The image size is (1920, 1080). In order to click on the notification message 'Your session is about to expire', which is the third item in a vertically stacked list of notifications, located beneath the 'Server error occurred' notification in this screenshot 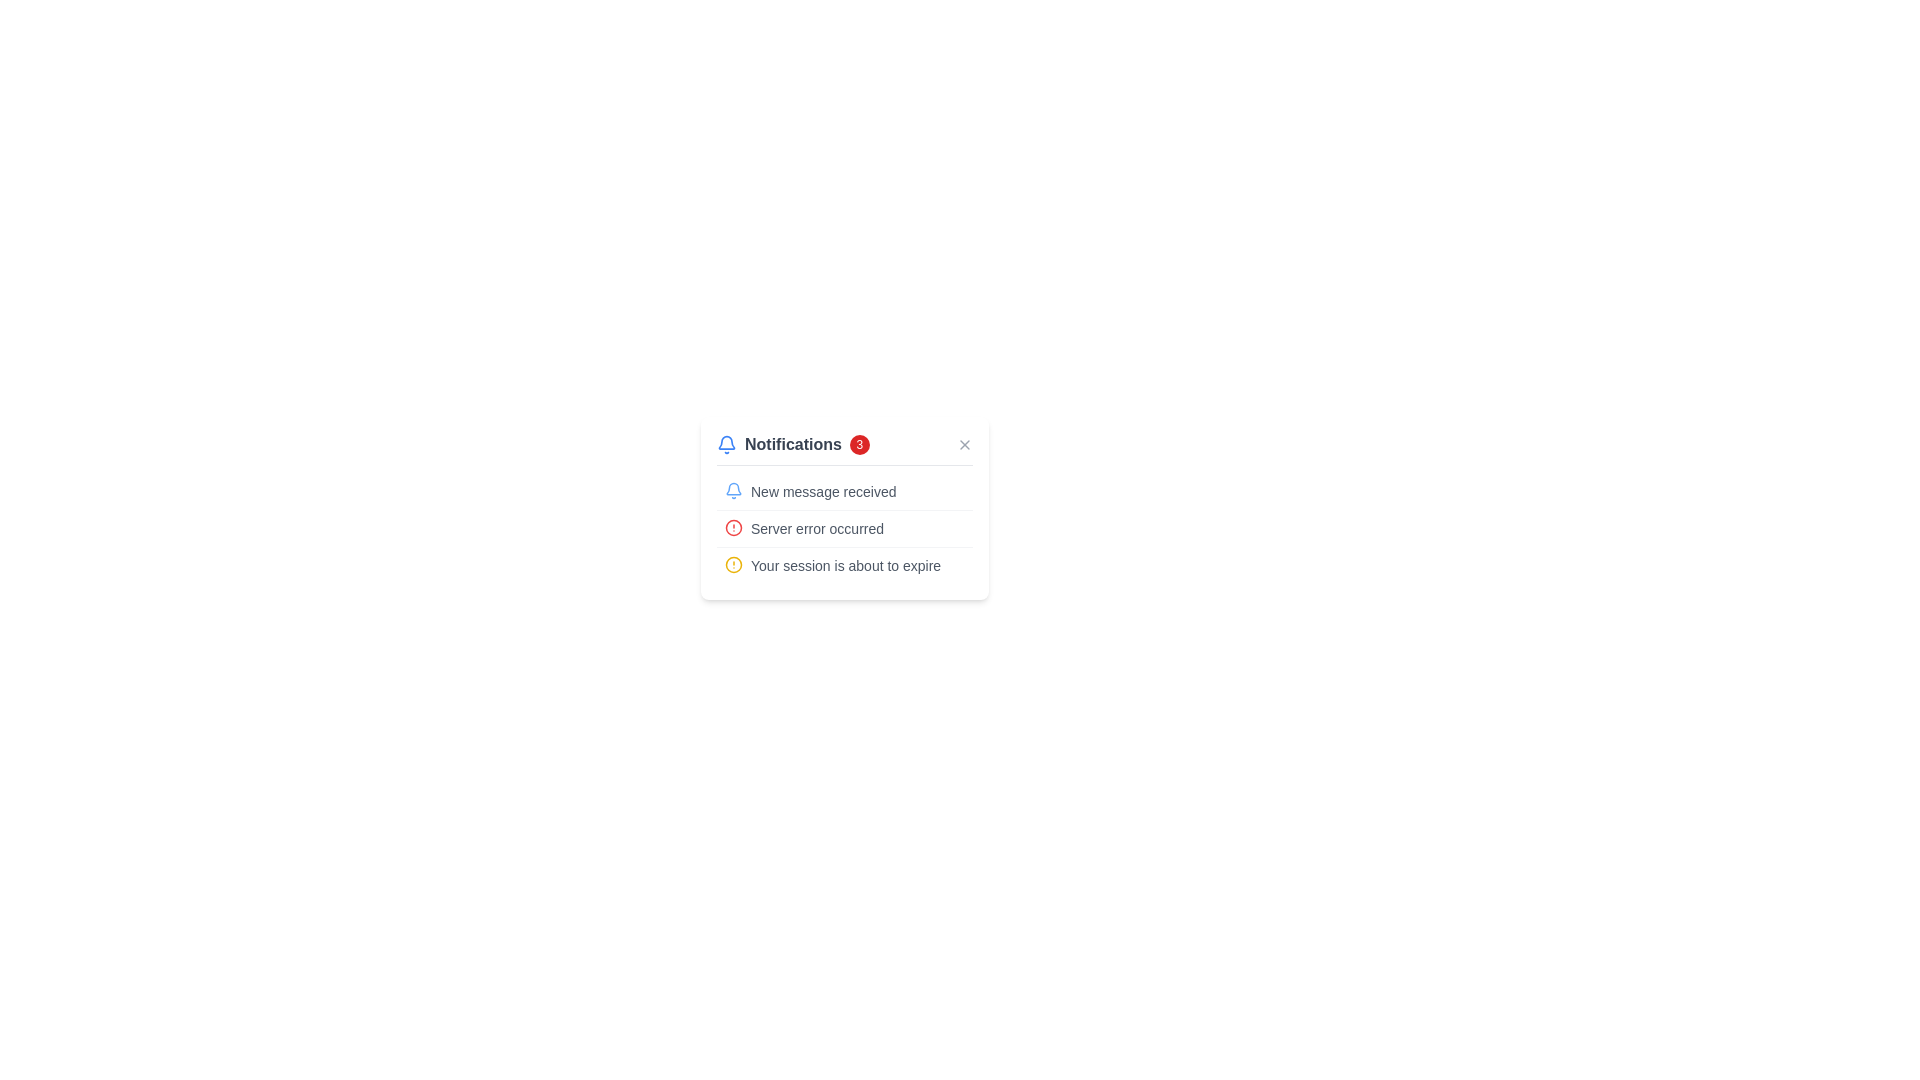, I will do `click(844, 564)`.